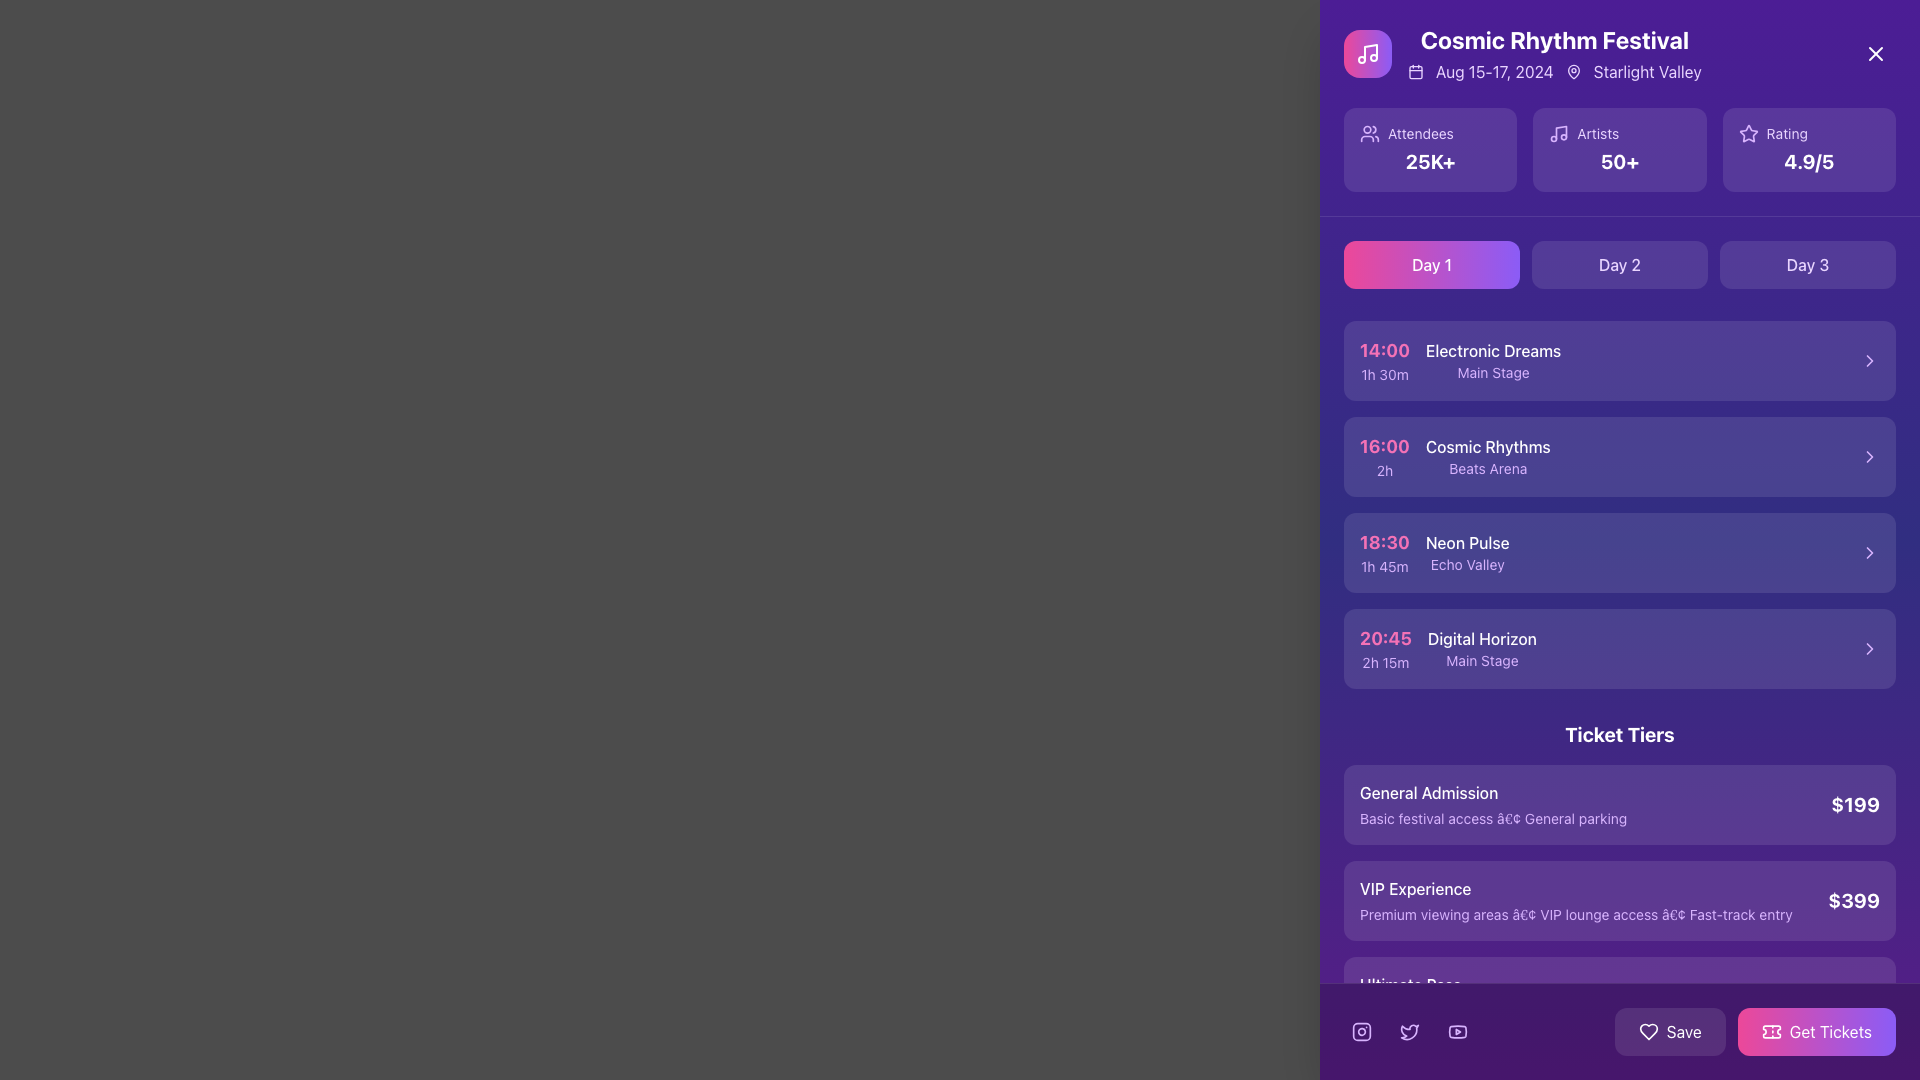 This screenshot has width=1920, height=1080. I want to click on the close button located in the upper-right corner of the modal, so click(1875, 53).